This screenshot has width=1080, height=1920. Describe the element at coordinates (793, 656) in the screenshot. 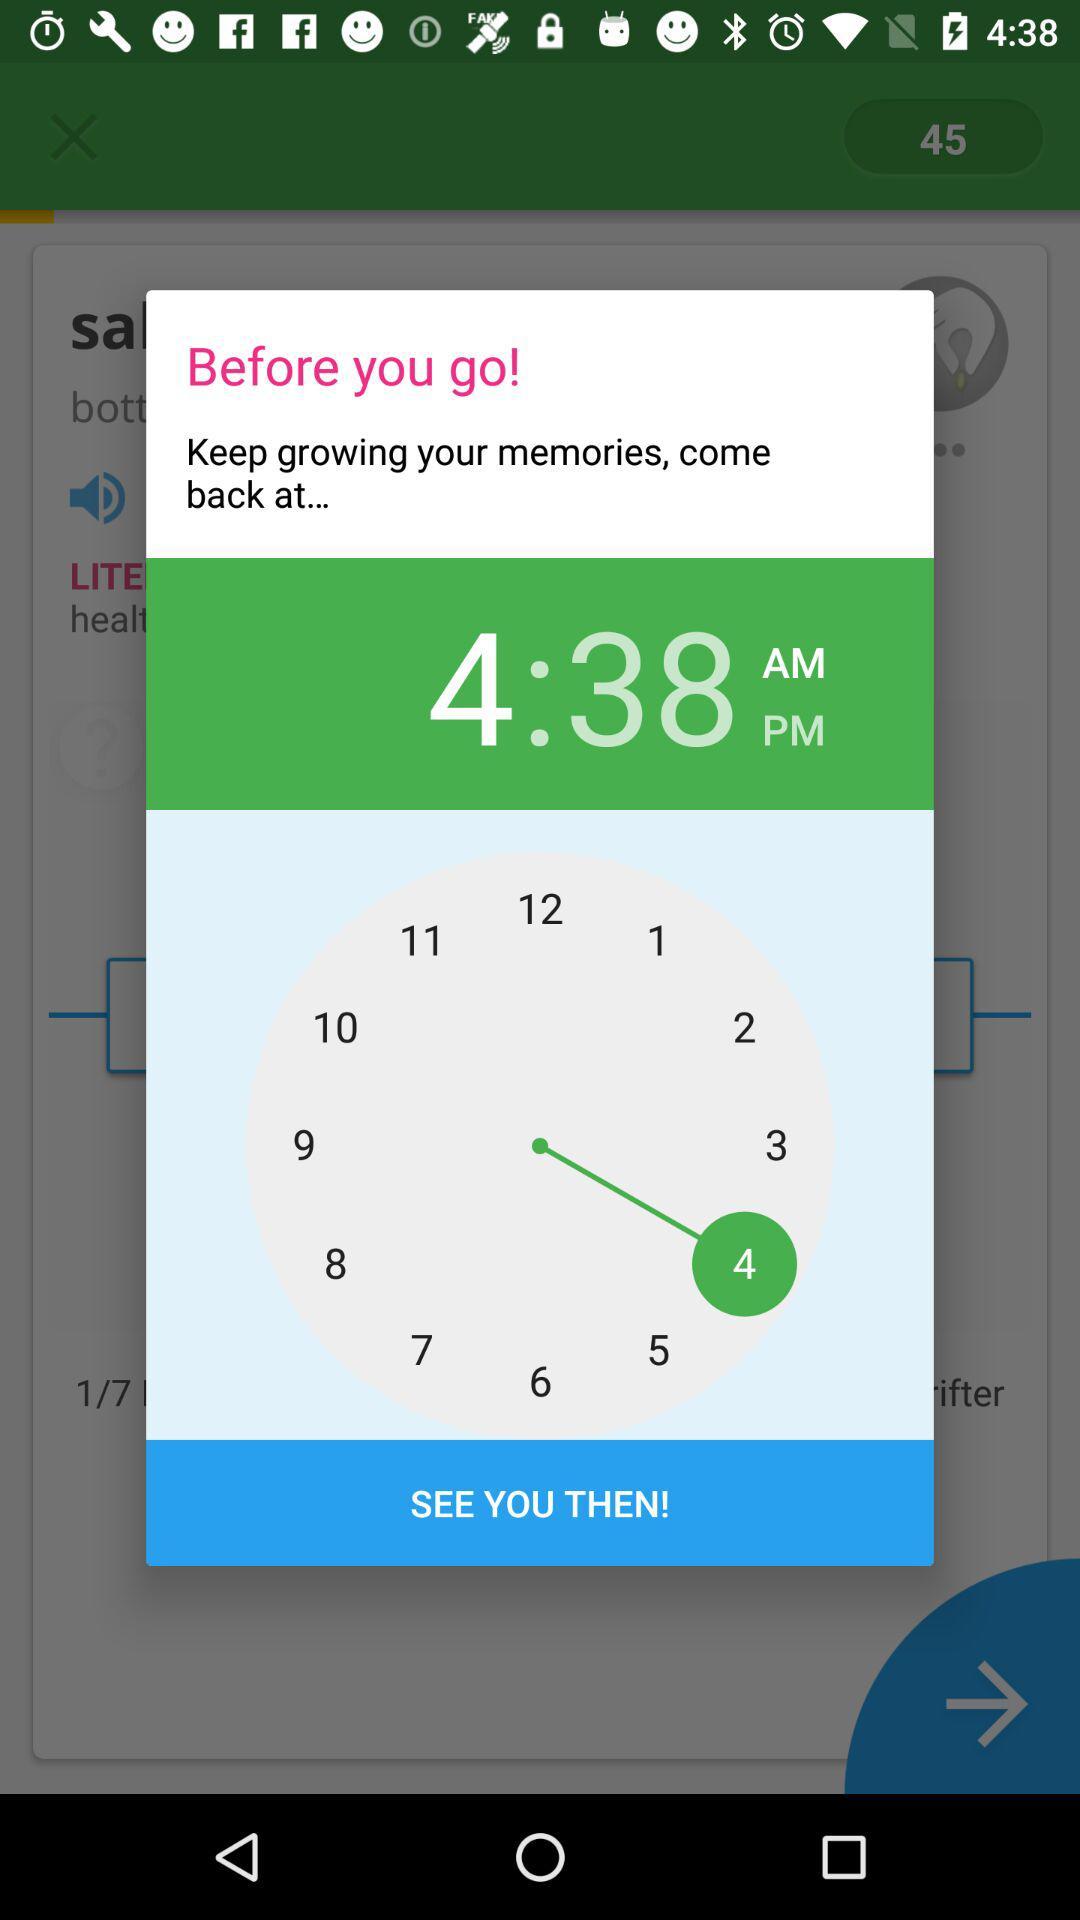

I see `the icon above the pm` at that location.